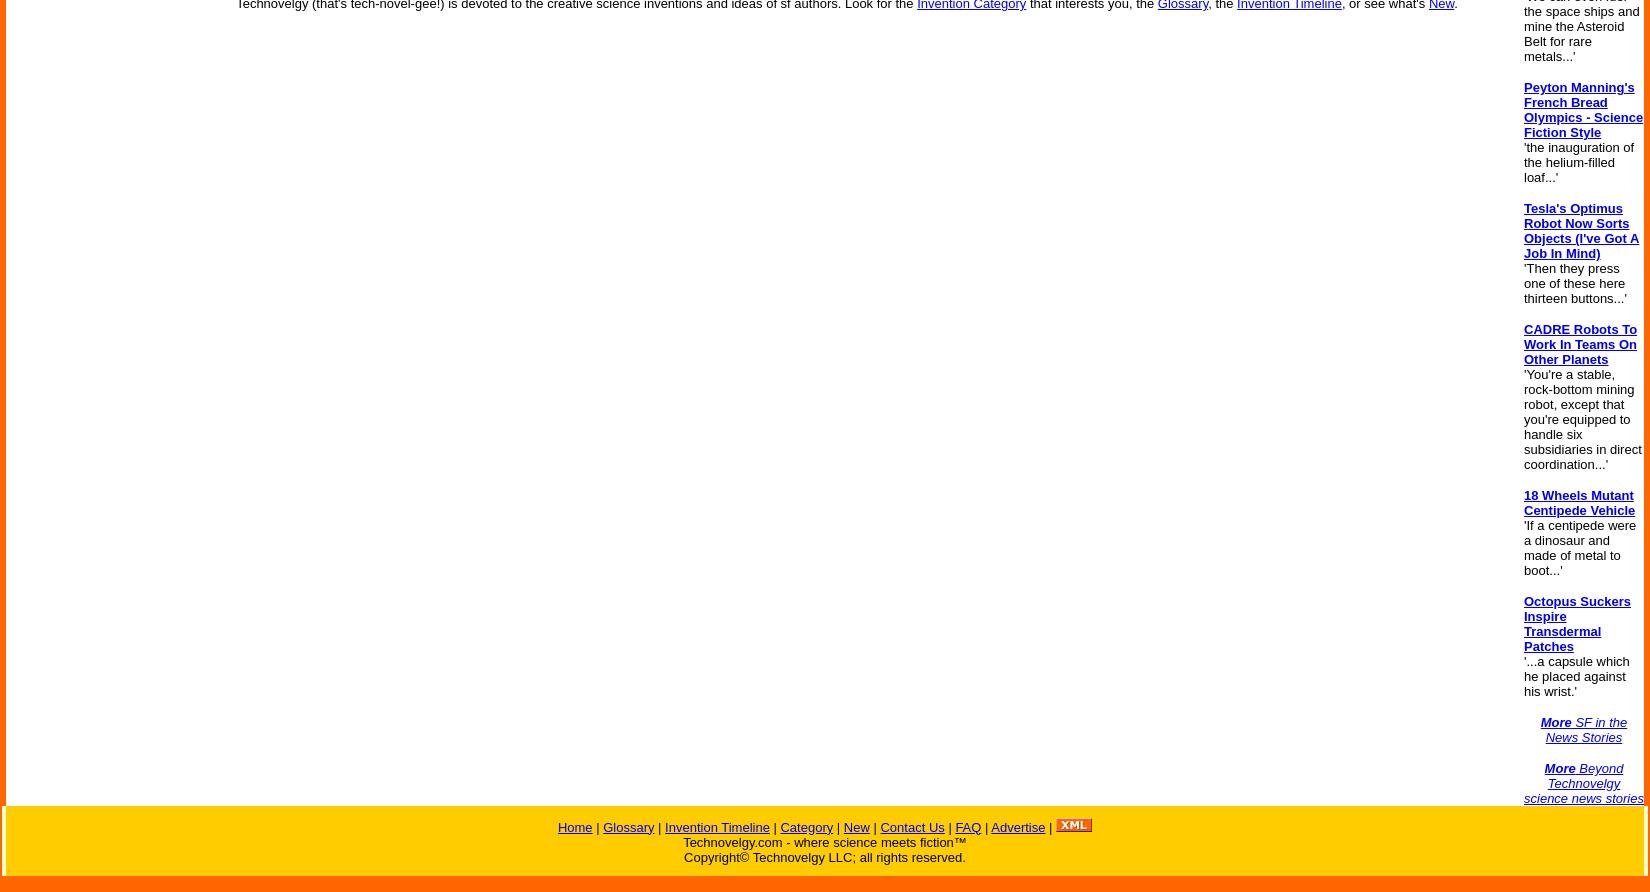 This screenshot has width=1650, height=892. What do you see at coordinates (1578, 161) in the screenshot?
I see `''the inauguration of the helium-filled loaf...''` at bounding box center [1578, 161].